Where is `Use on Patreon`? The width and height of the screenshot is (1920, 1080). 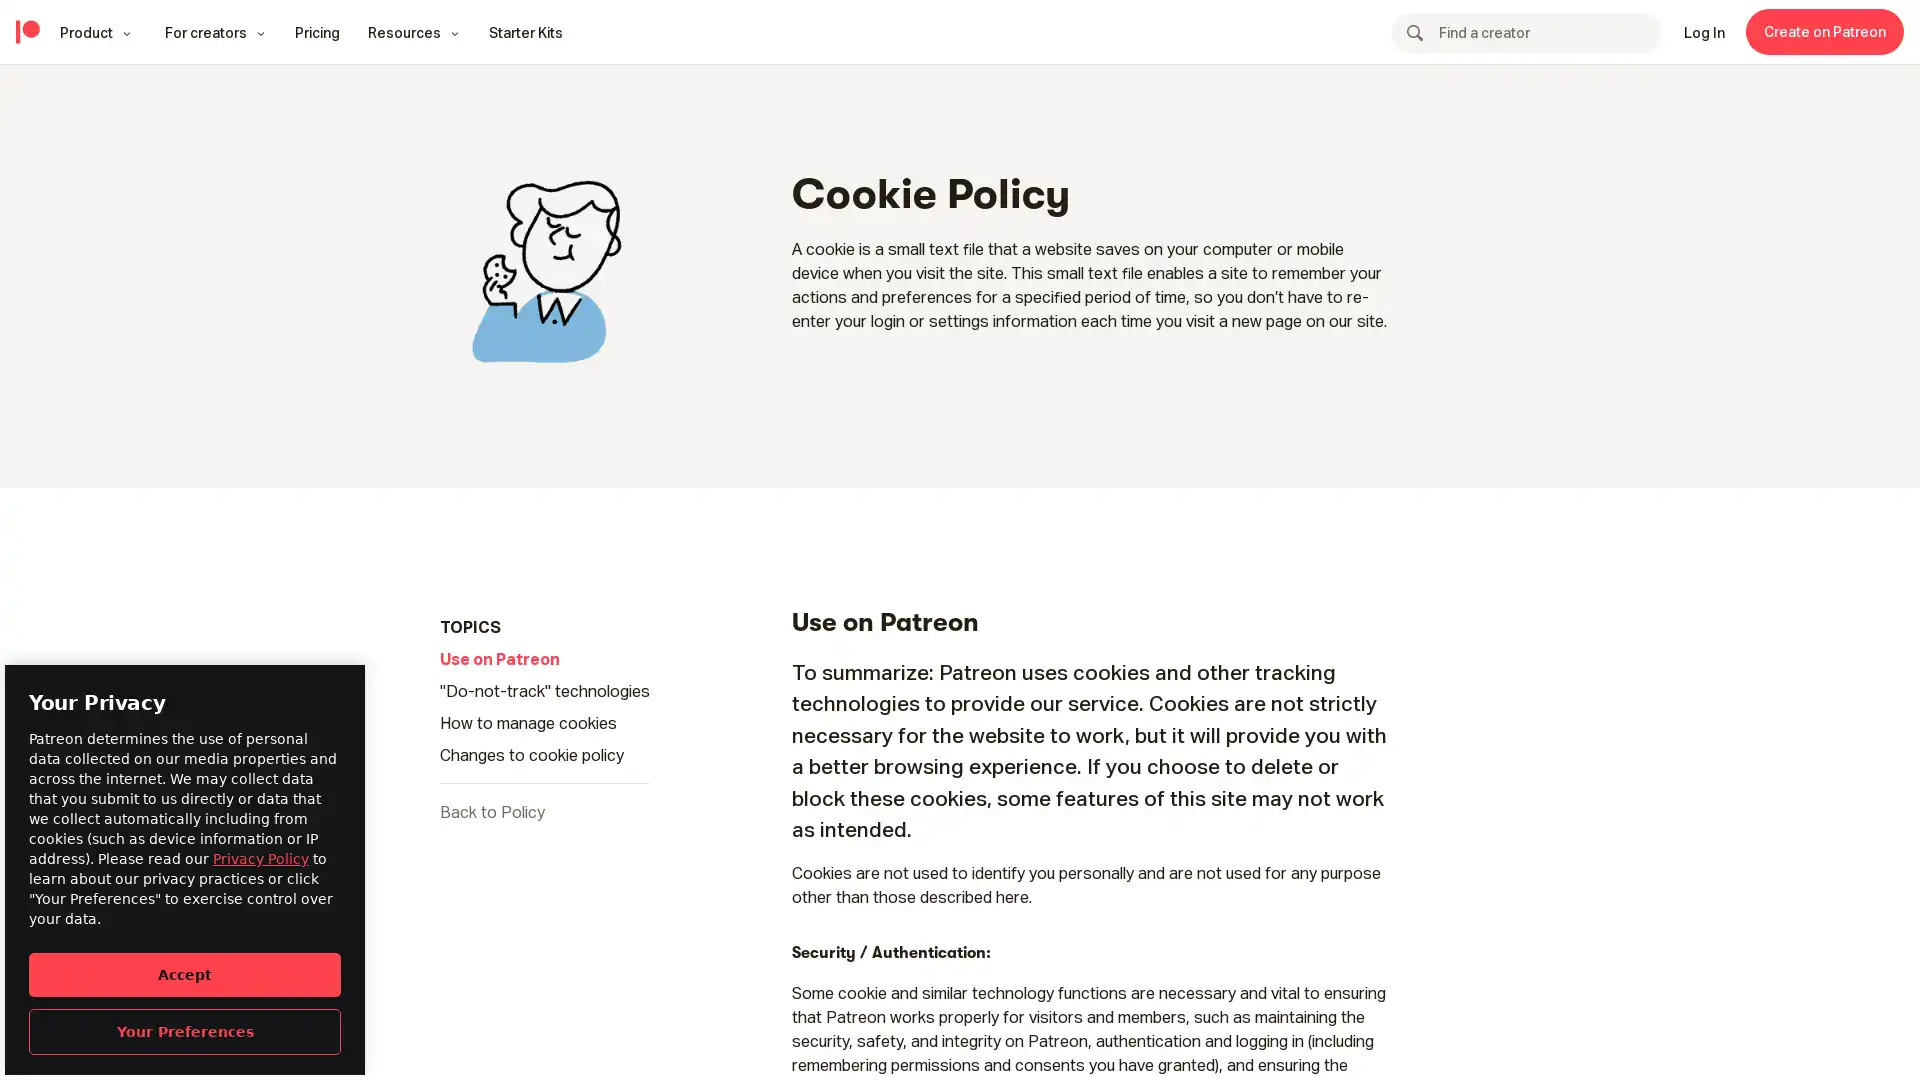 Use on Patreon is located at coordinates (499, 659).